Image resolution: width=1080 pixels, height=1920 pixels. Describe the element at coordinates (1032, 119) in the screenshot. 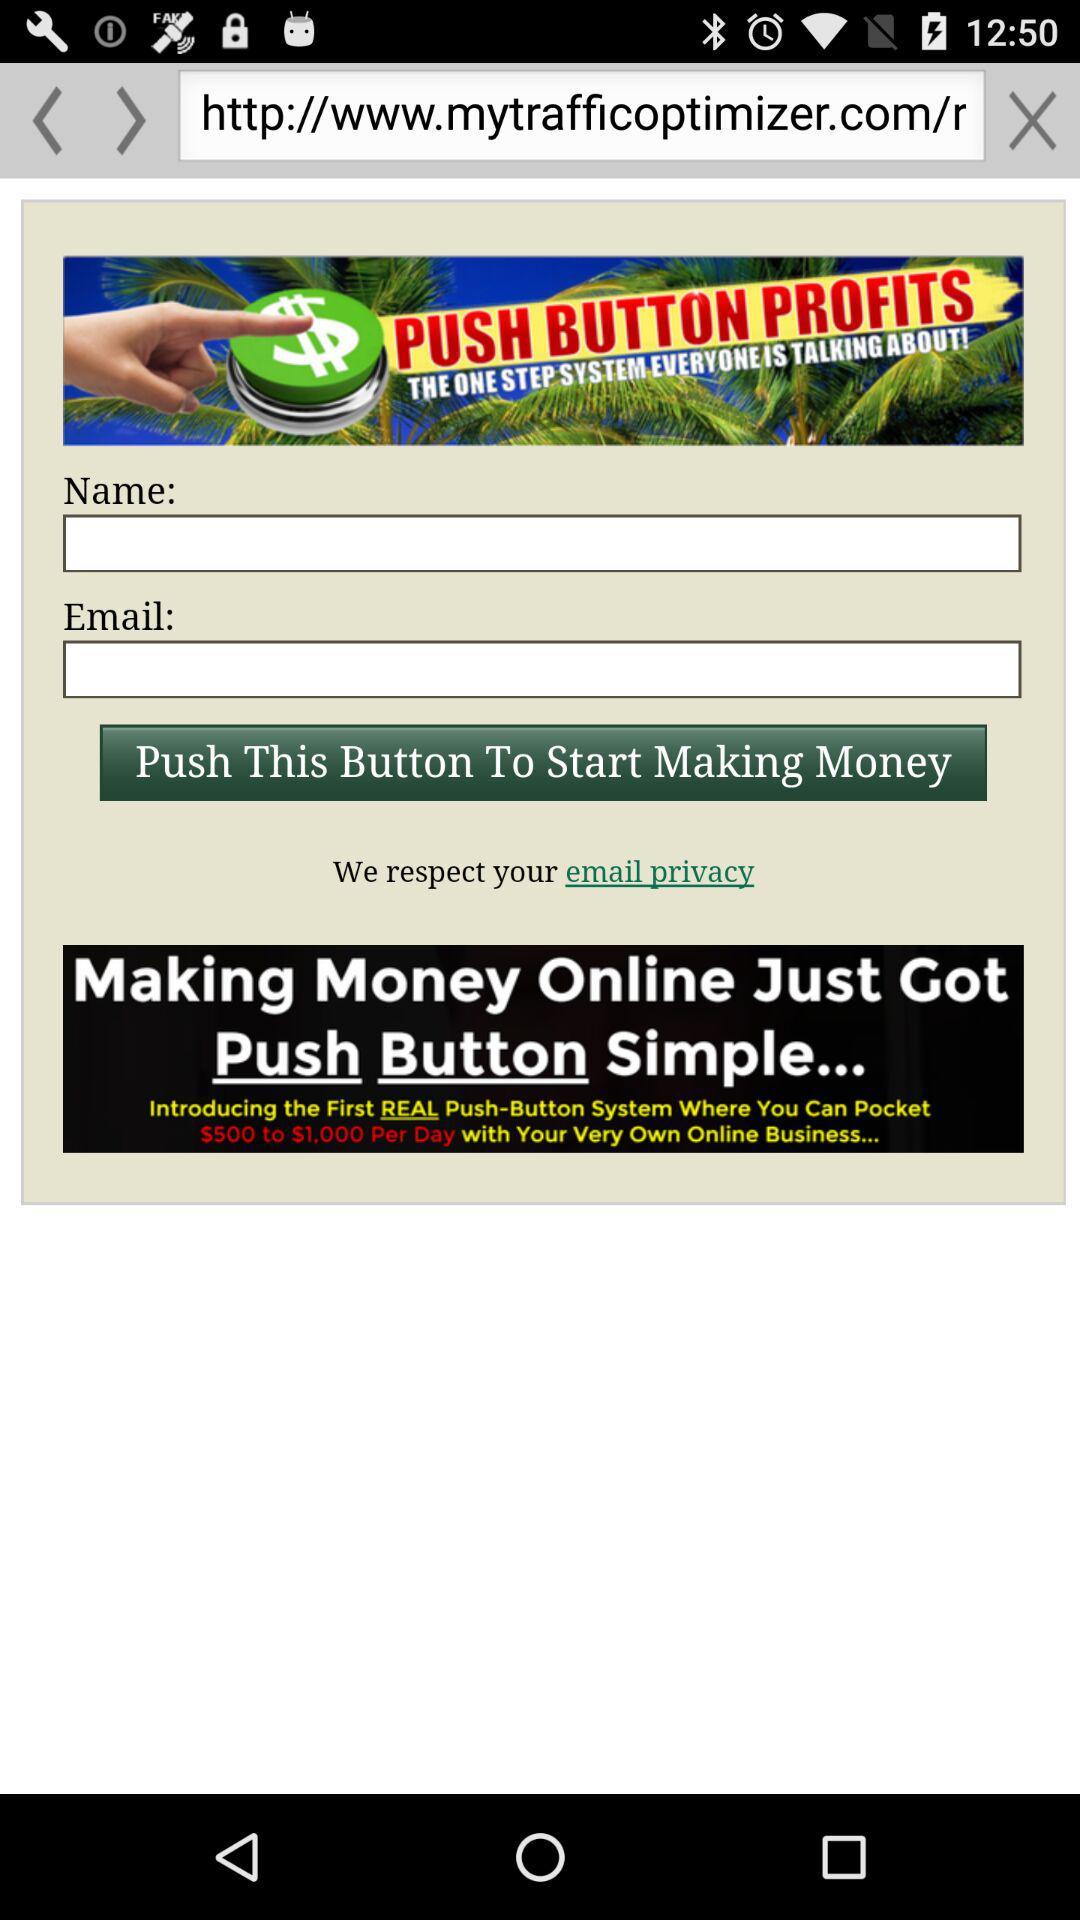

I see `close` at that location.